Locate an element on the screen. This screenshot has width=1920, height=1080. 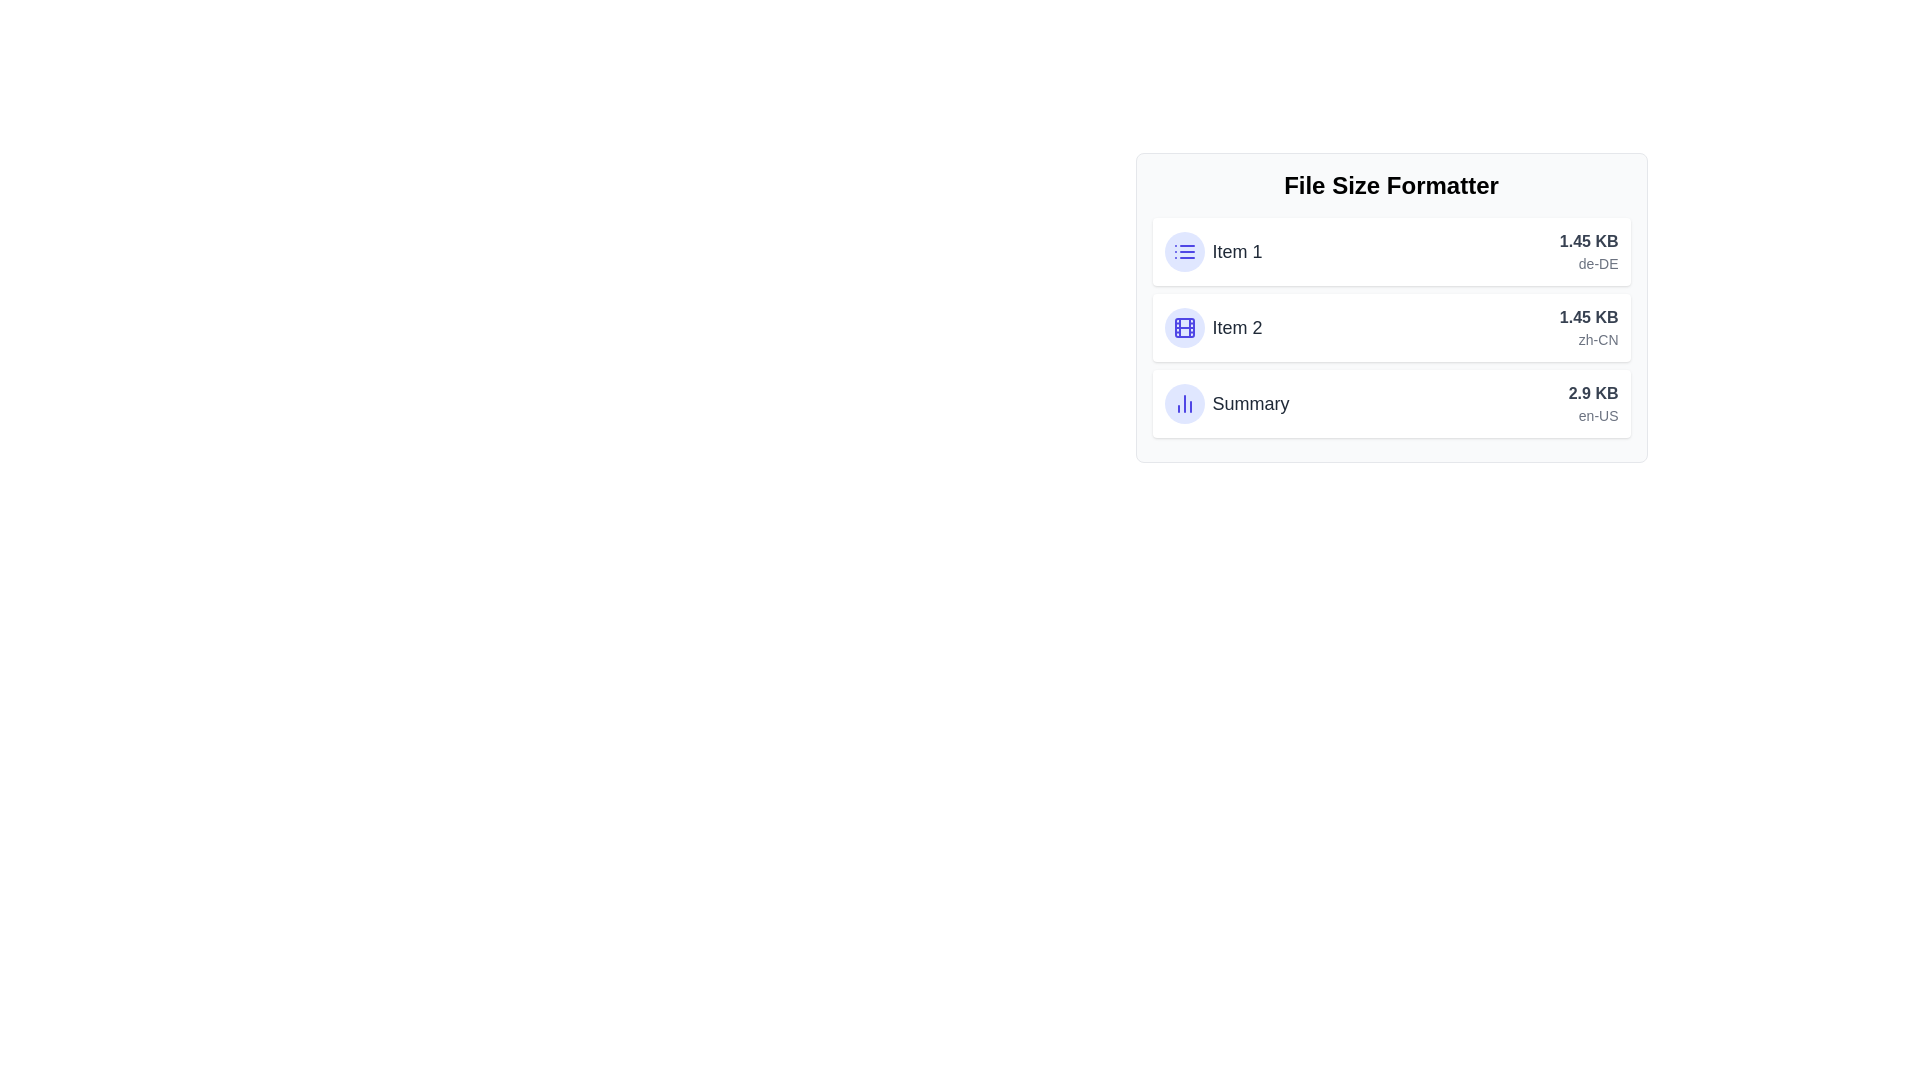
label element, which is positioned to the right of a list icon in the user interface panel is located at coordinates (1236, 250).